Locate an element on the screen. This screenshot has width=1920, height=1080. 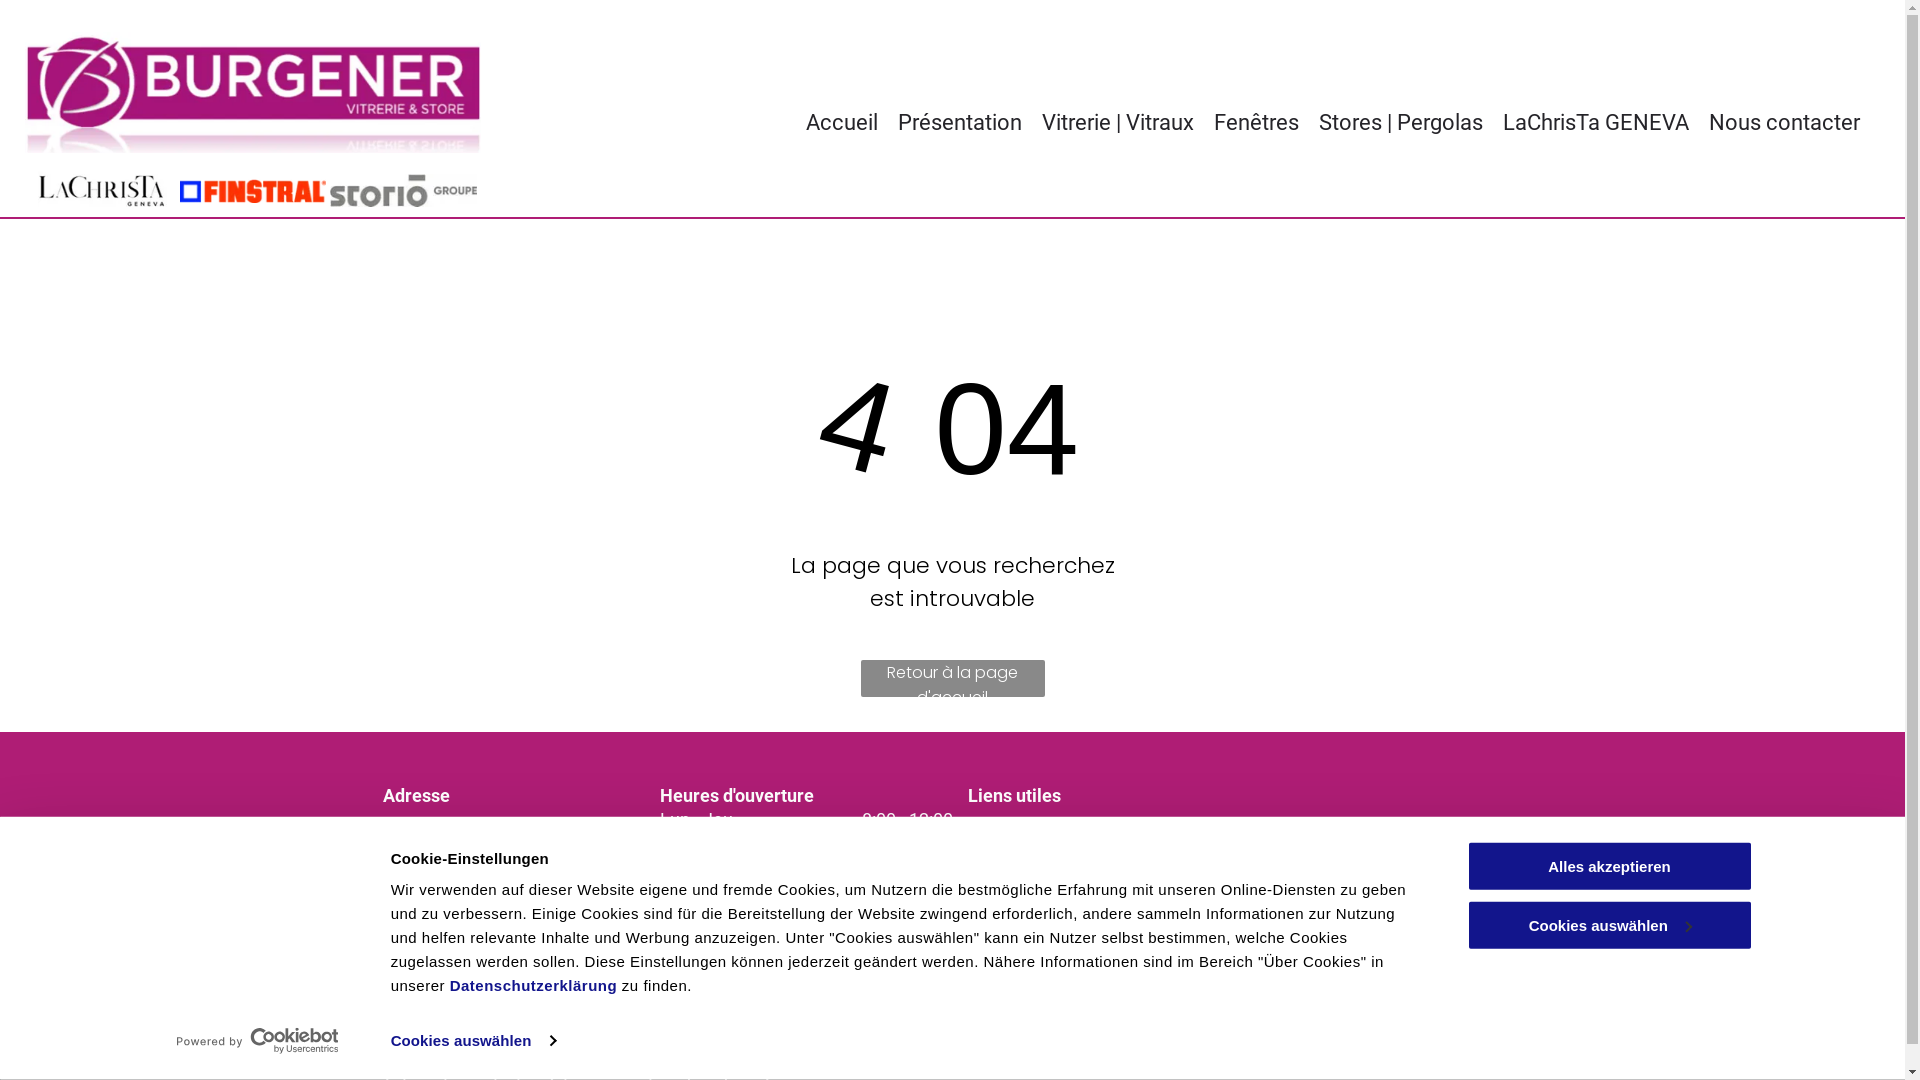
'info@burgenersa.ch' is located at coordinates (463, 939).